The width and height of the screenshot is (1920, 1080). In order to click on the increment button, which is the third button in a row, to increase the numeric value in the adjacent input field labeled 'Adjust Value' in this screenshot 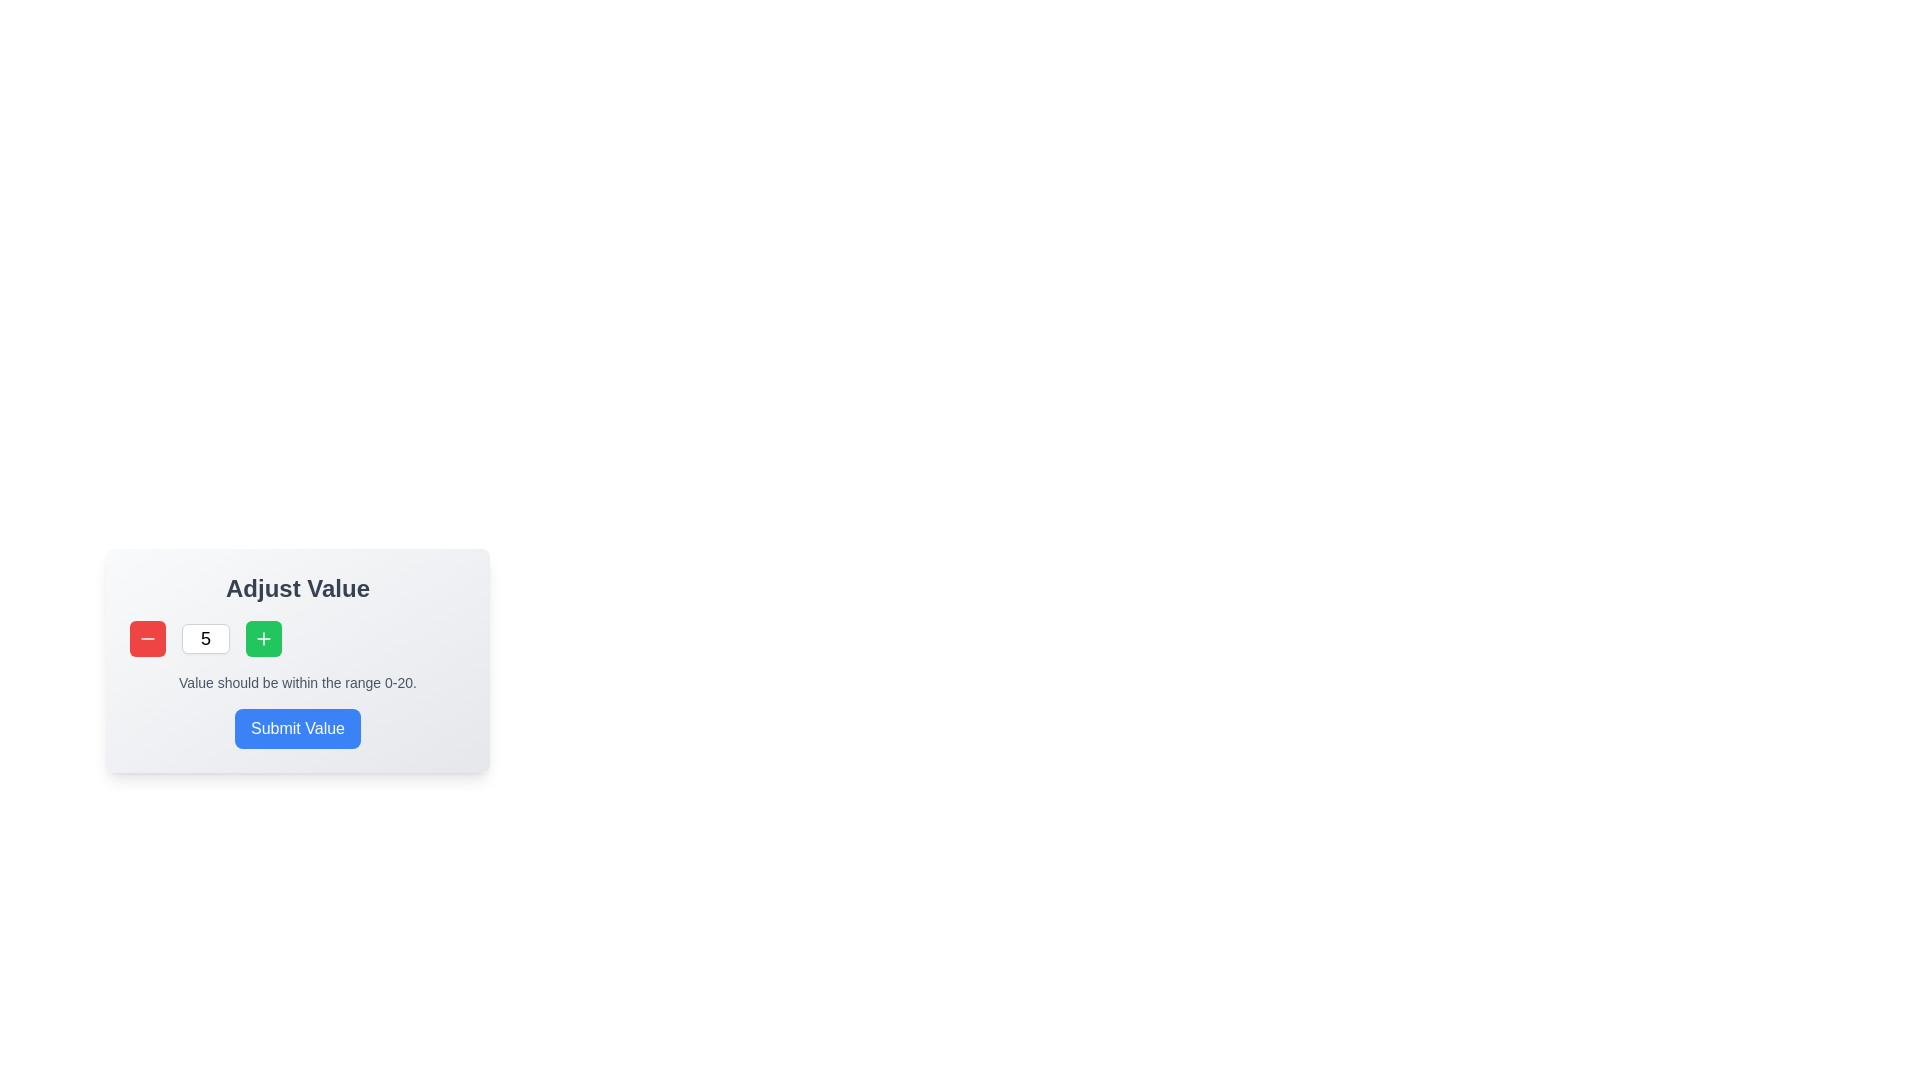, I will do `click(263, 639)`.